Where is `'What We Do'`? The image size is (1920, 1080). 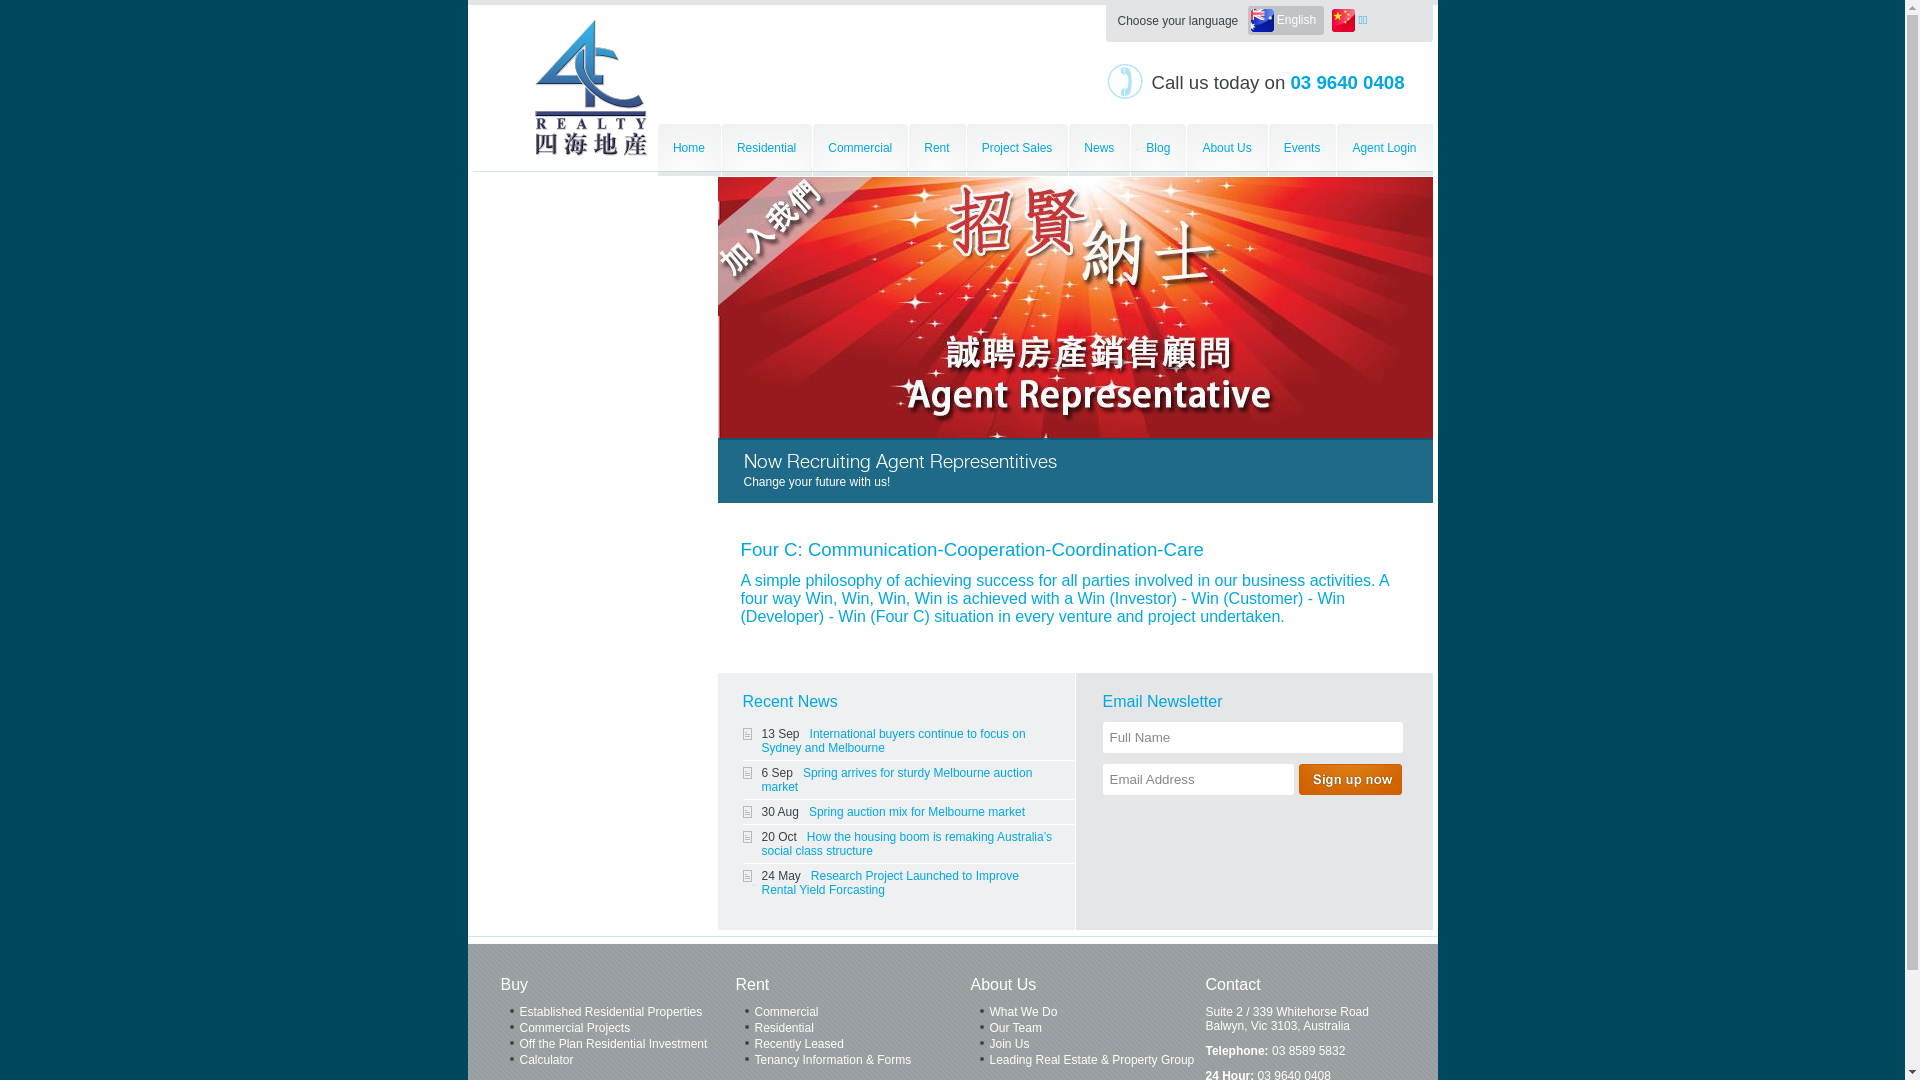
'What We Do' is located at coordinates (1086, 1013).